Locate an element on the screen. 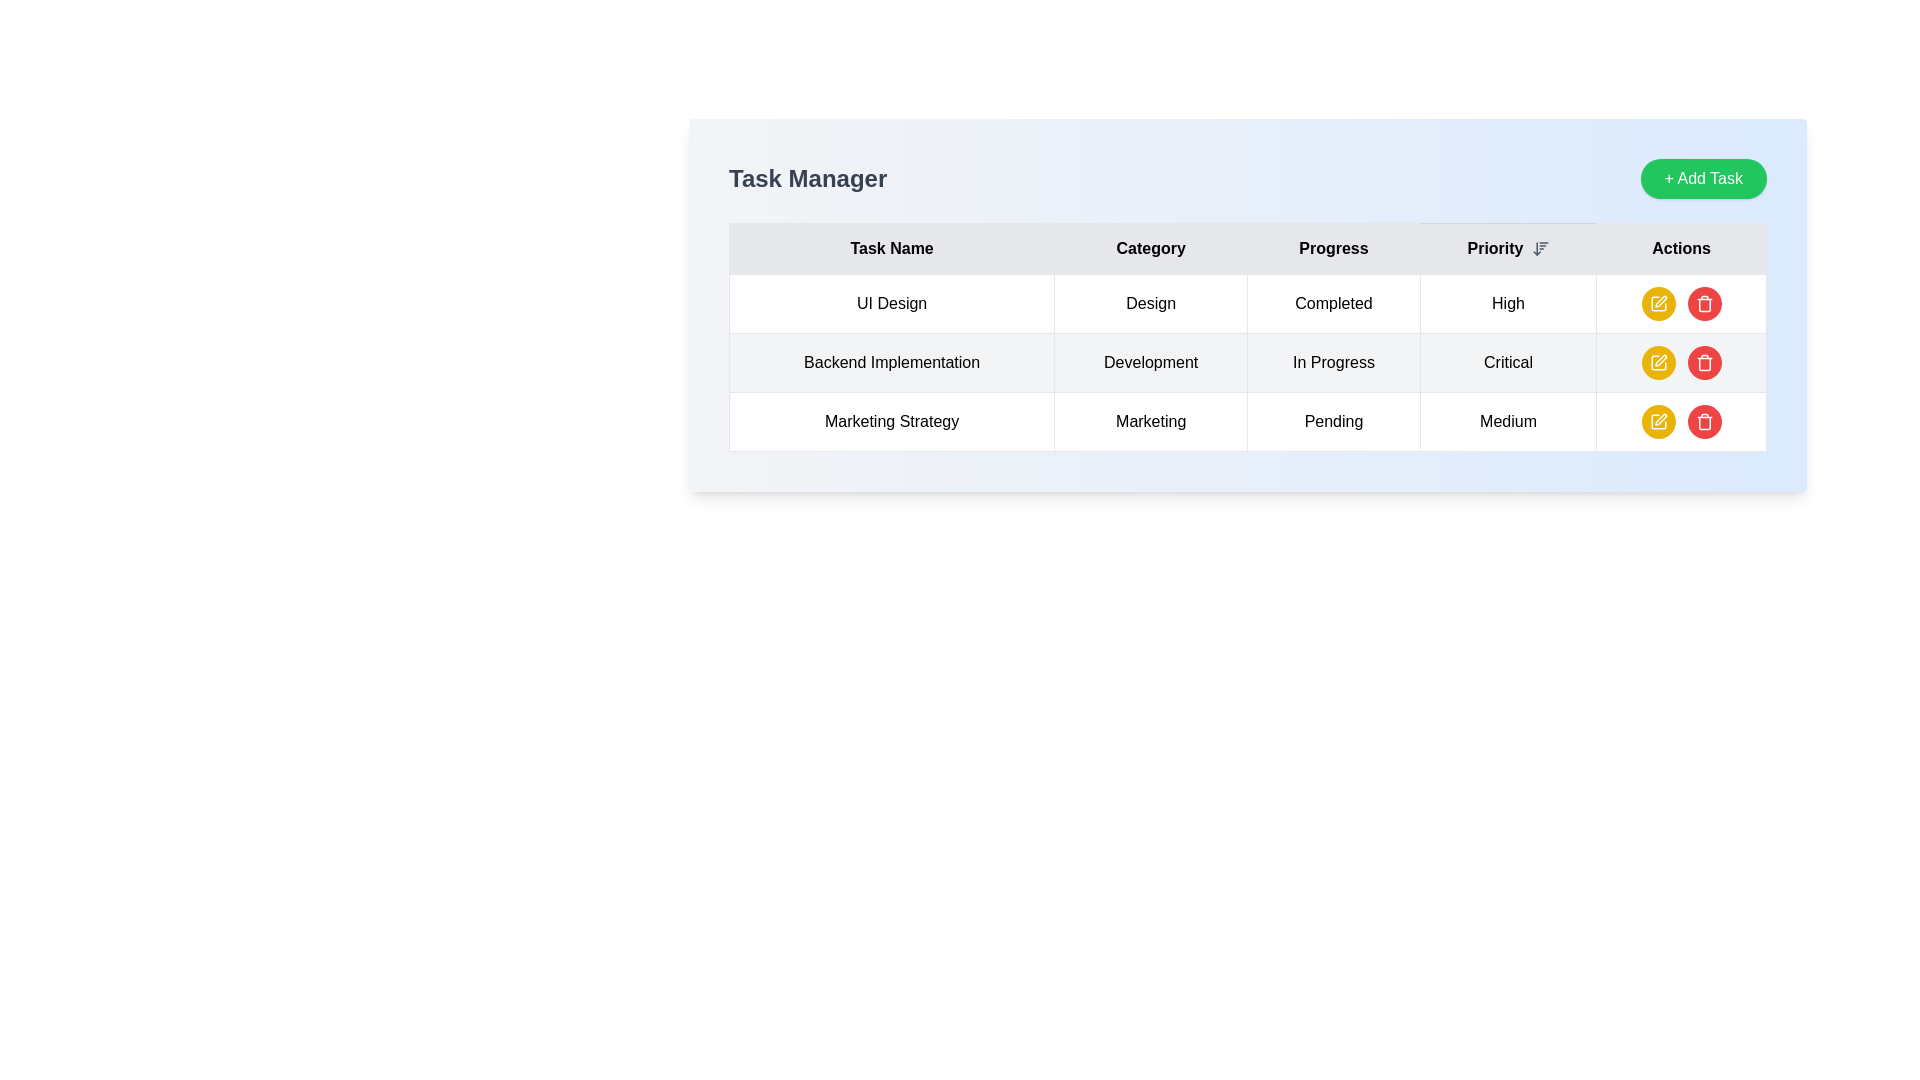 The image size is (1920, 1080). the text label in the second column of the first row of the task table that displays the category associated with the 'UI Design' task is located at coordinates (1151, 304).